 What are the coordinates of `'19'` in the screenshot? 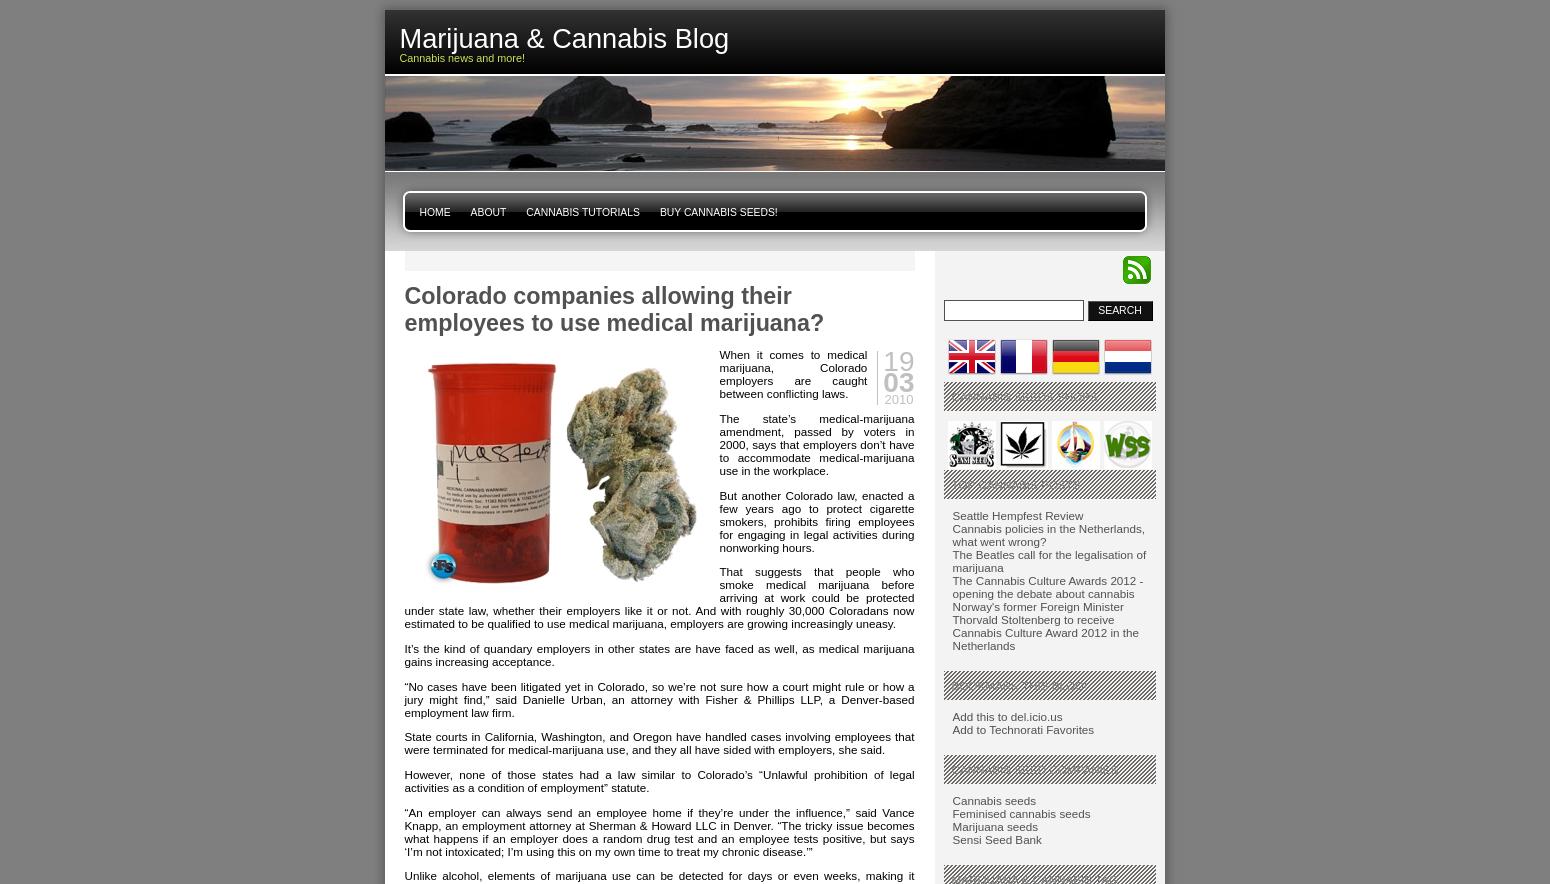 It's located at (898, 359).